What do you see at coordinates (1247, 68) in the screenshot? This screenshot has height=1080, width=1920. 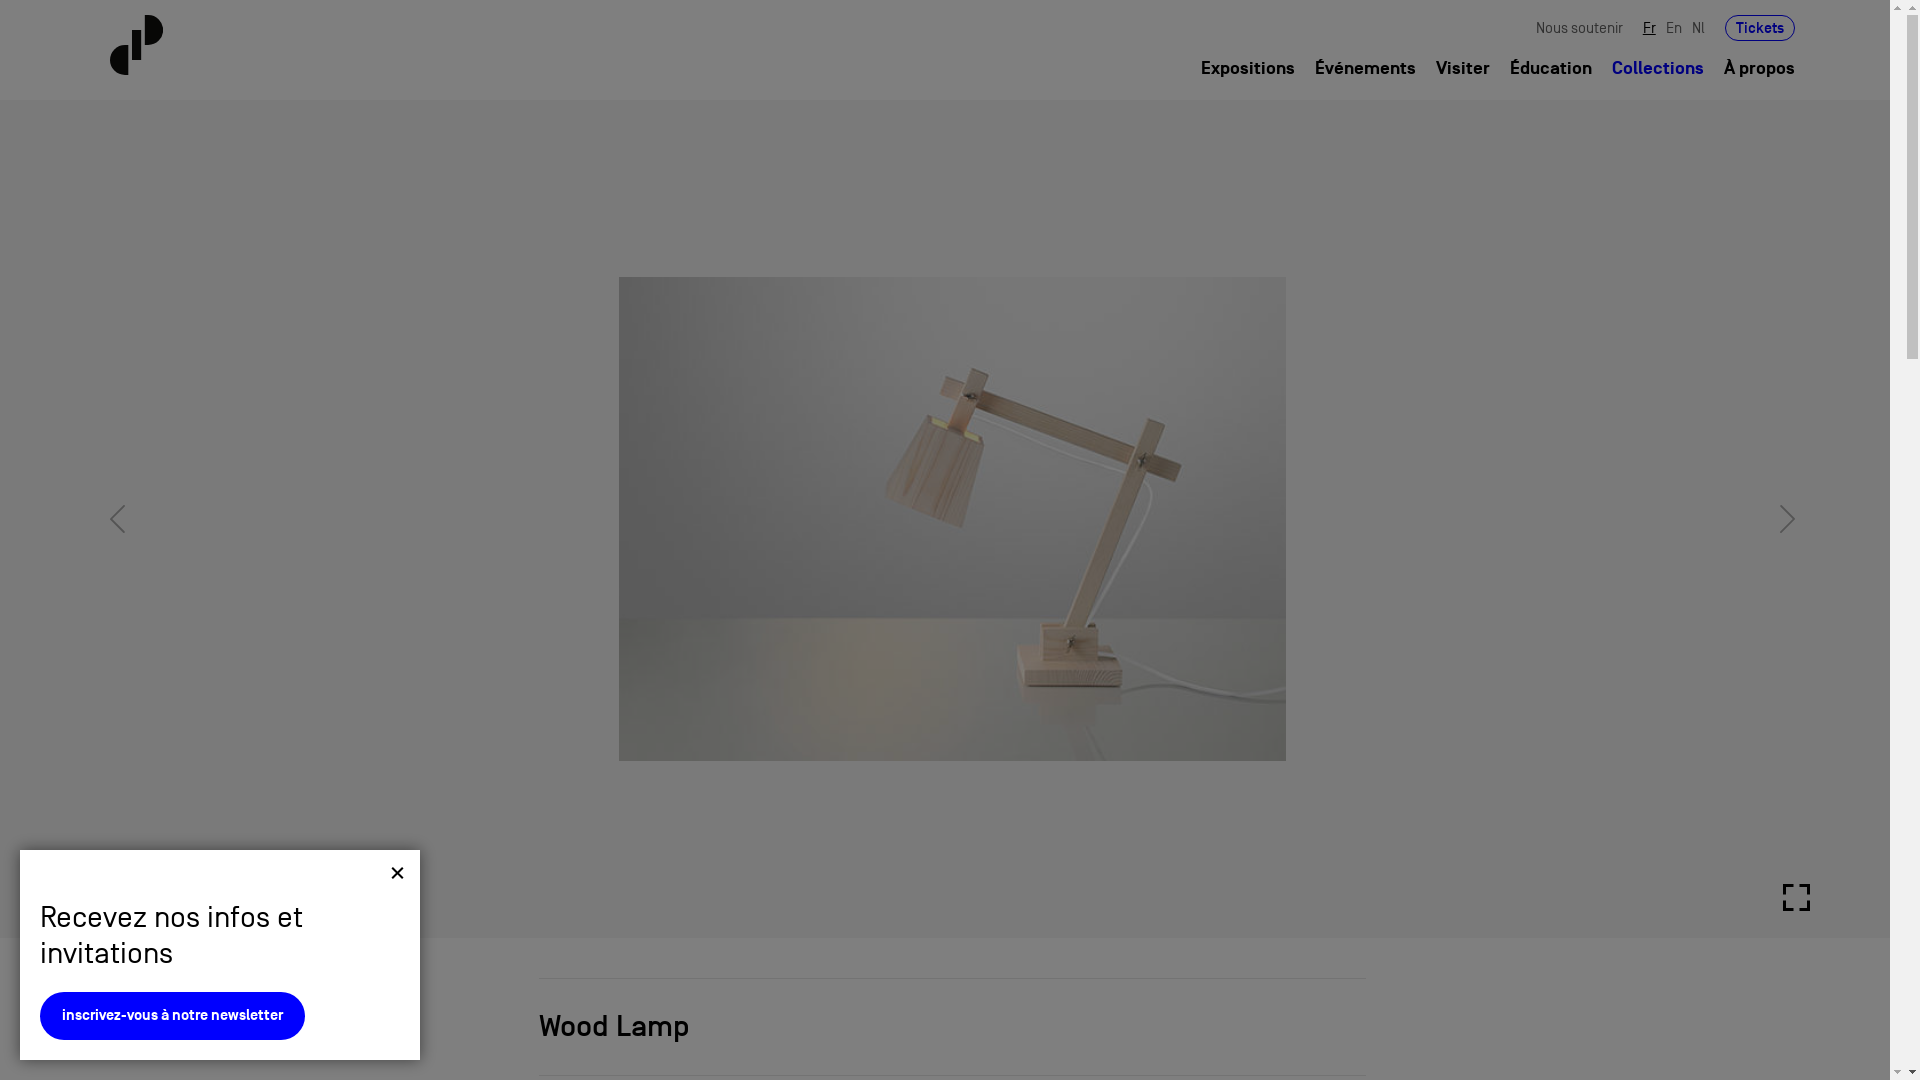 I see `'Expositions'` at bounding box center [1247, 68].